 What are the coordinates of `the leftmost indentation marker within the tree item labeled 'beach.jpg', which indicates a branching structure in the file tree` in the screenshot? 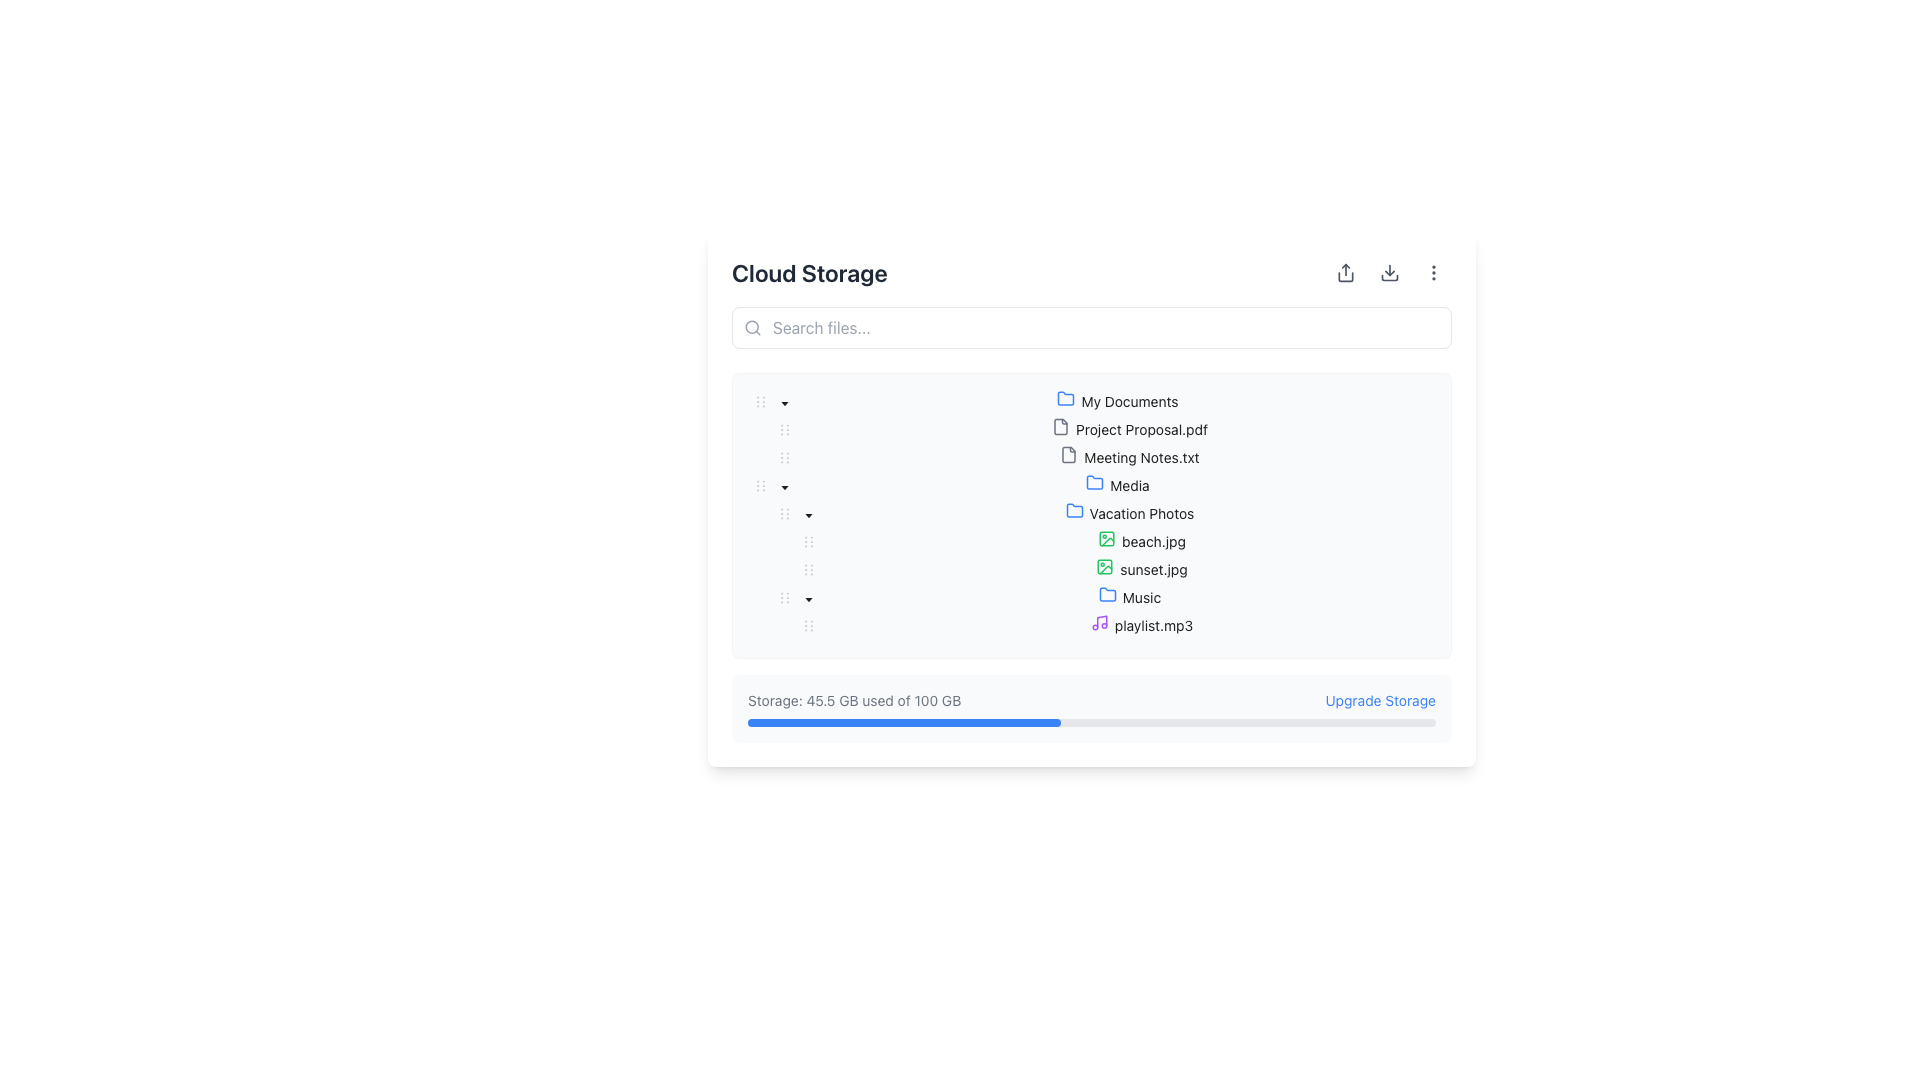 It's located at (771, 542).